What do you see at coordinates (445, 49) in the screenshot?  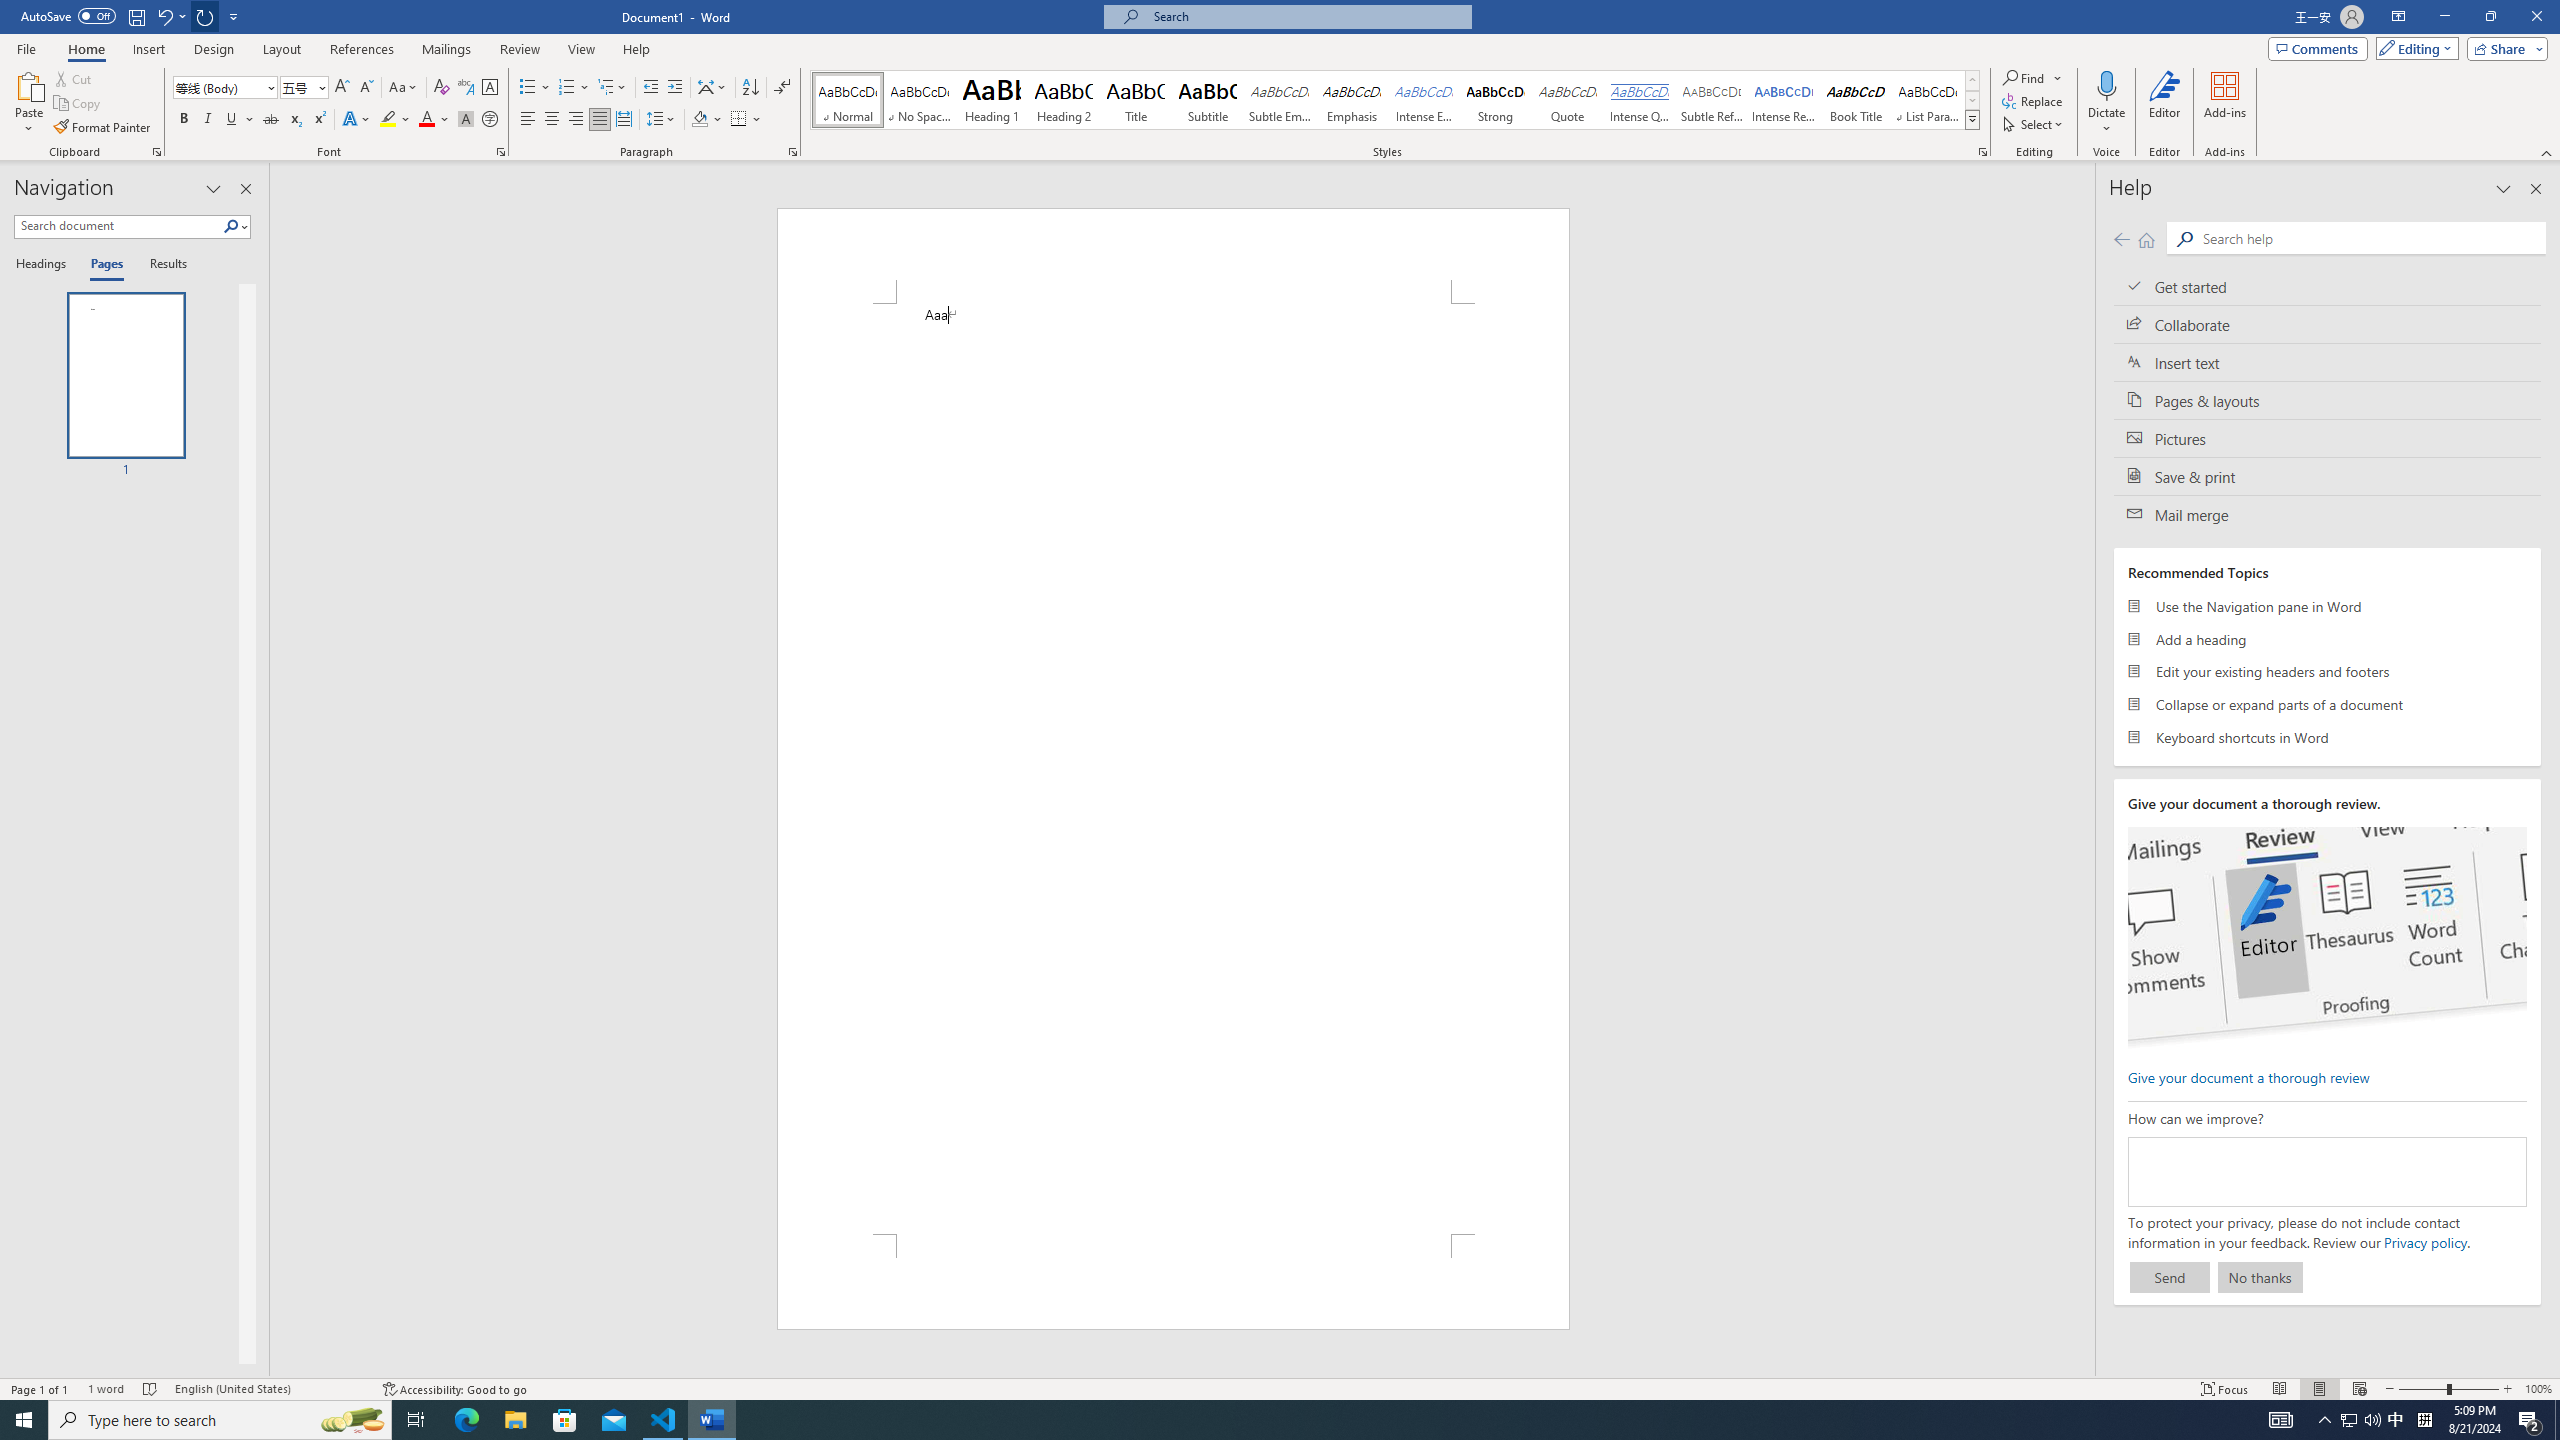 I see `'Mailings'` at bounding box center [445, 49].